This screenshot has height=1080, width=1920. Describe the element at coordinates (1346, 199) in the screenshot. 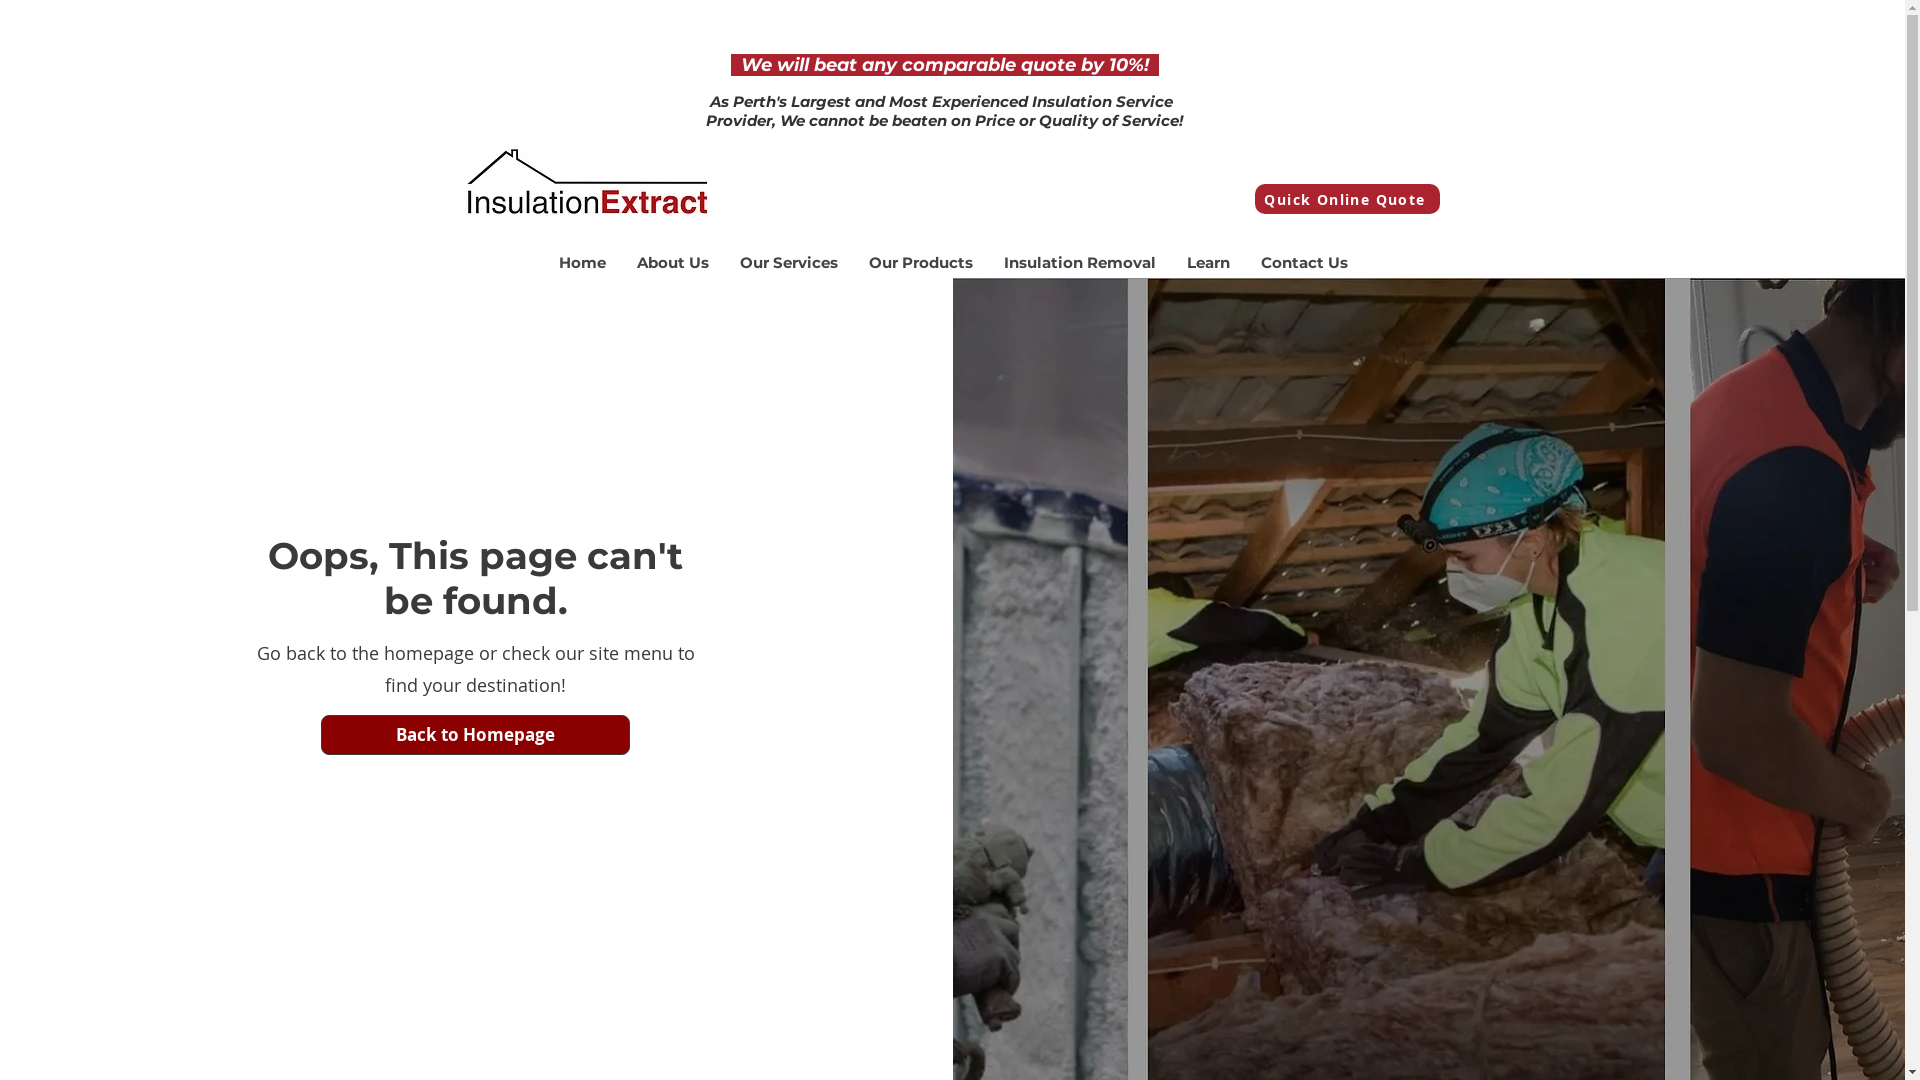

I see `'Quick Online Quote'` at that location.